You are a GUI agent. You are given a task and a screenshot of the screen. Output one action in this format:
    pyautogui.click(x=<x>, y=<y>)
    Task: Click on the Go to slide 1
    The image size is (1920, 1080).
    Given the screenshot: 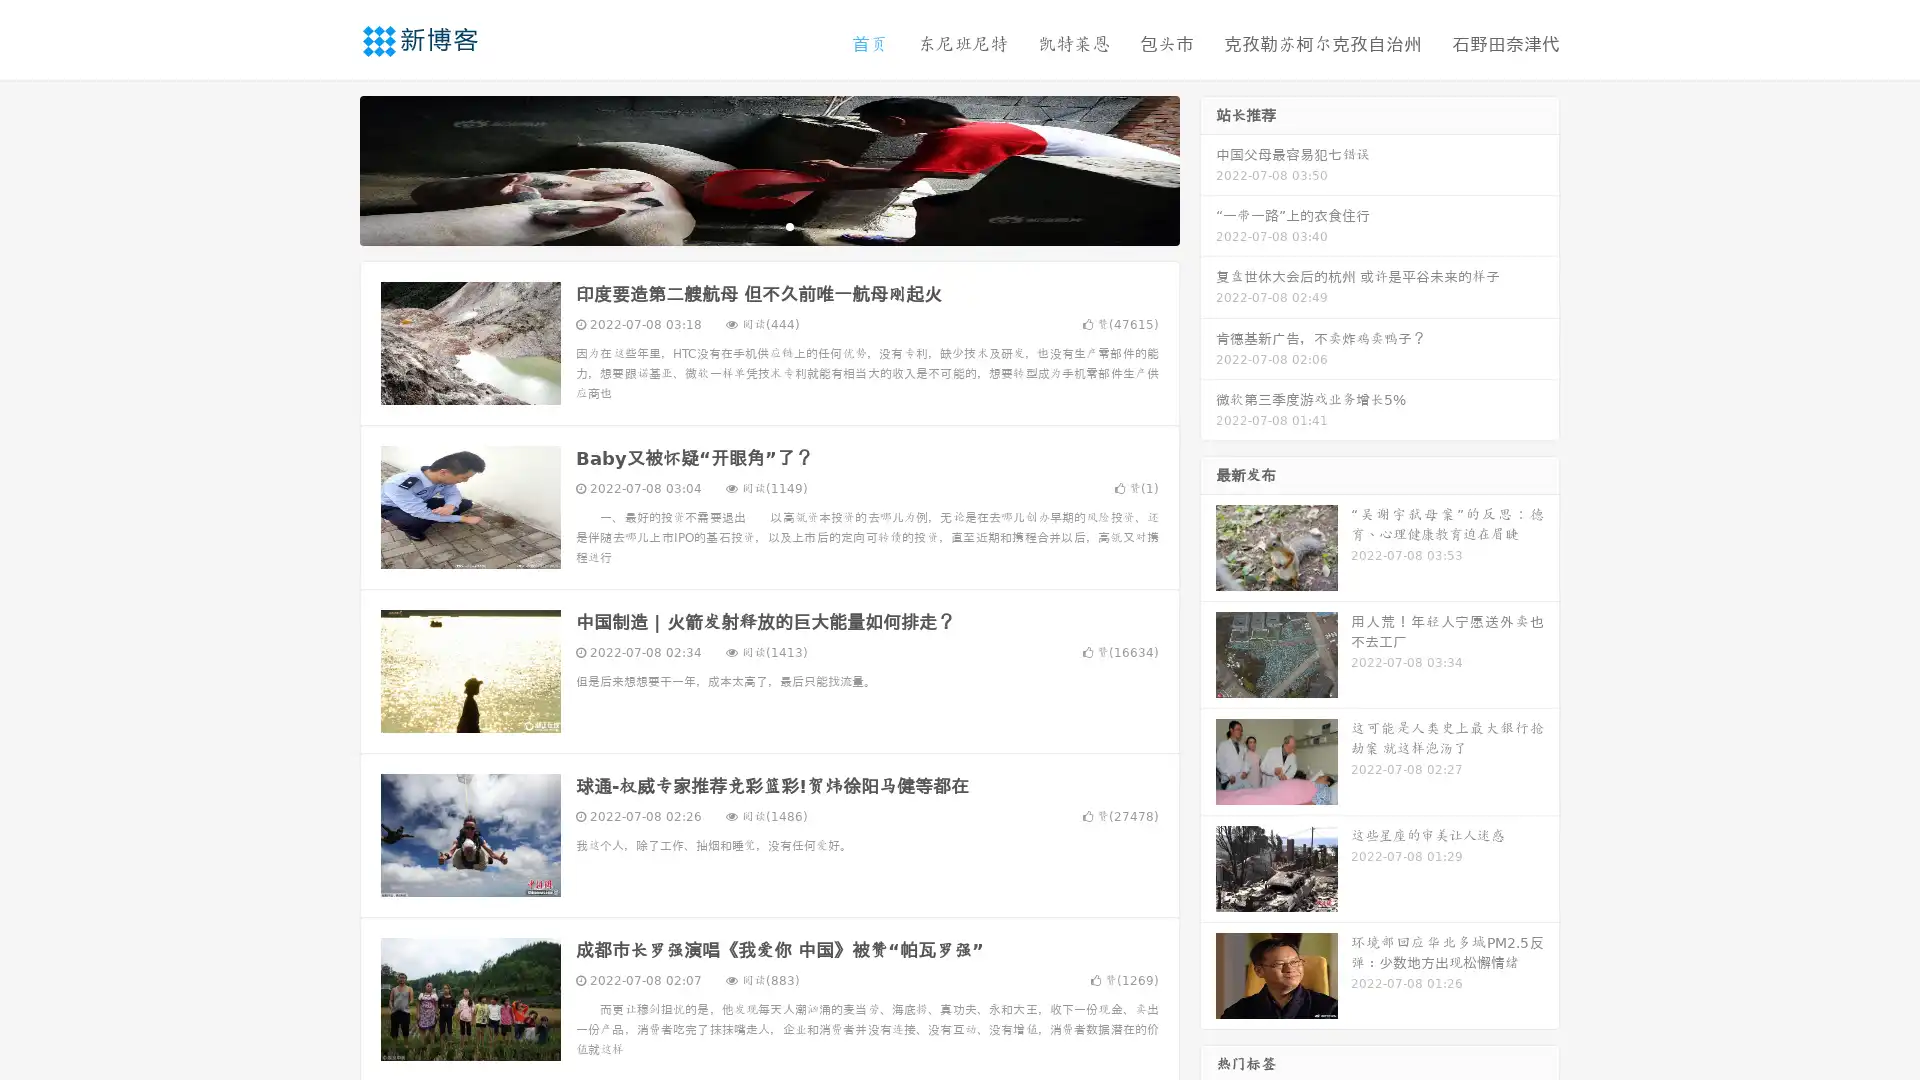 What is the action you would take?
    pyautogui.click(x=748, y=225)
    